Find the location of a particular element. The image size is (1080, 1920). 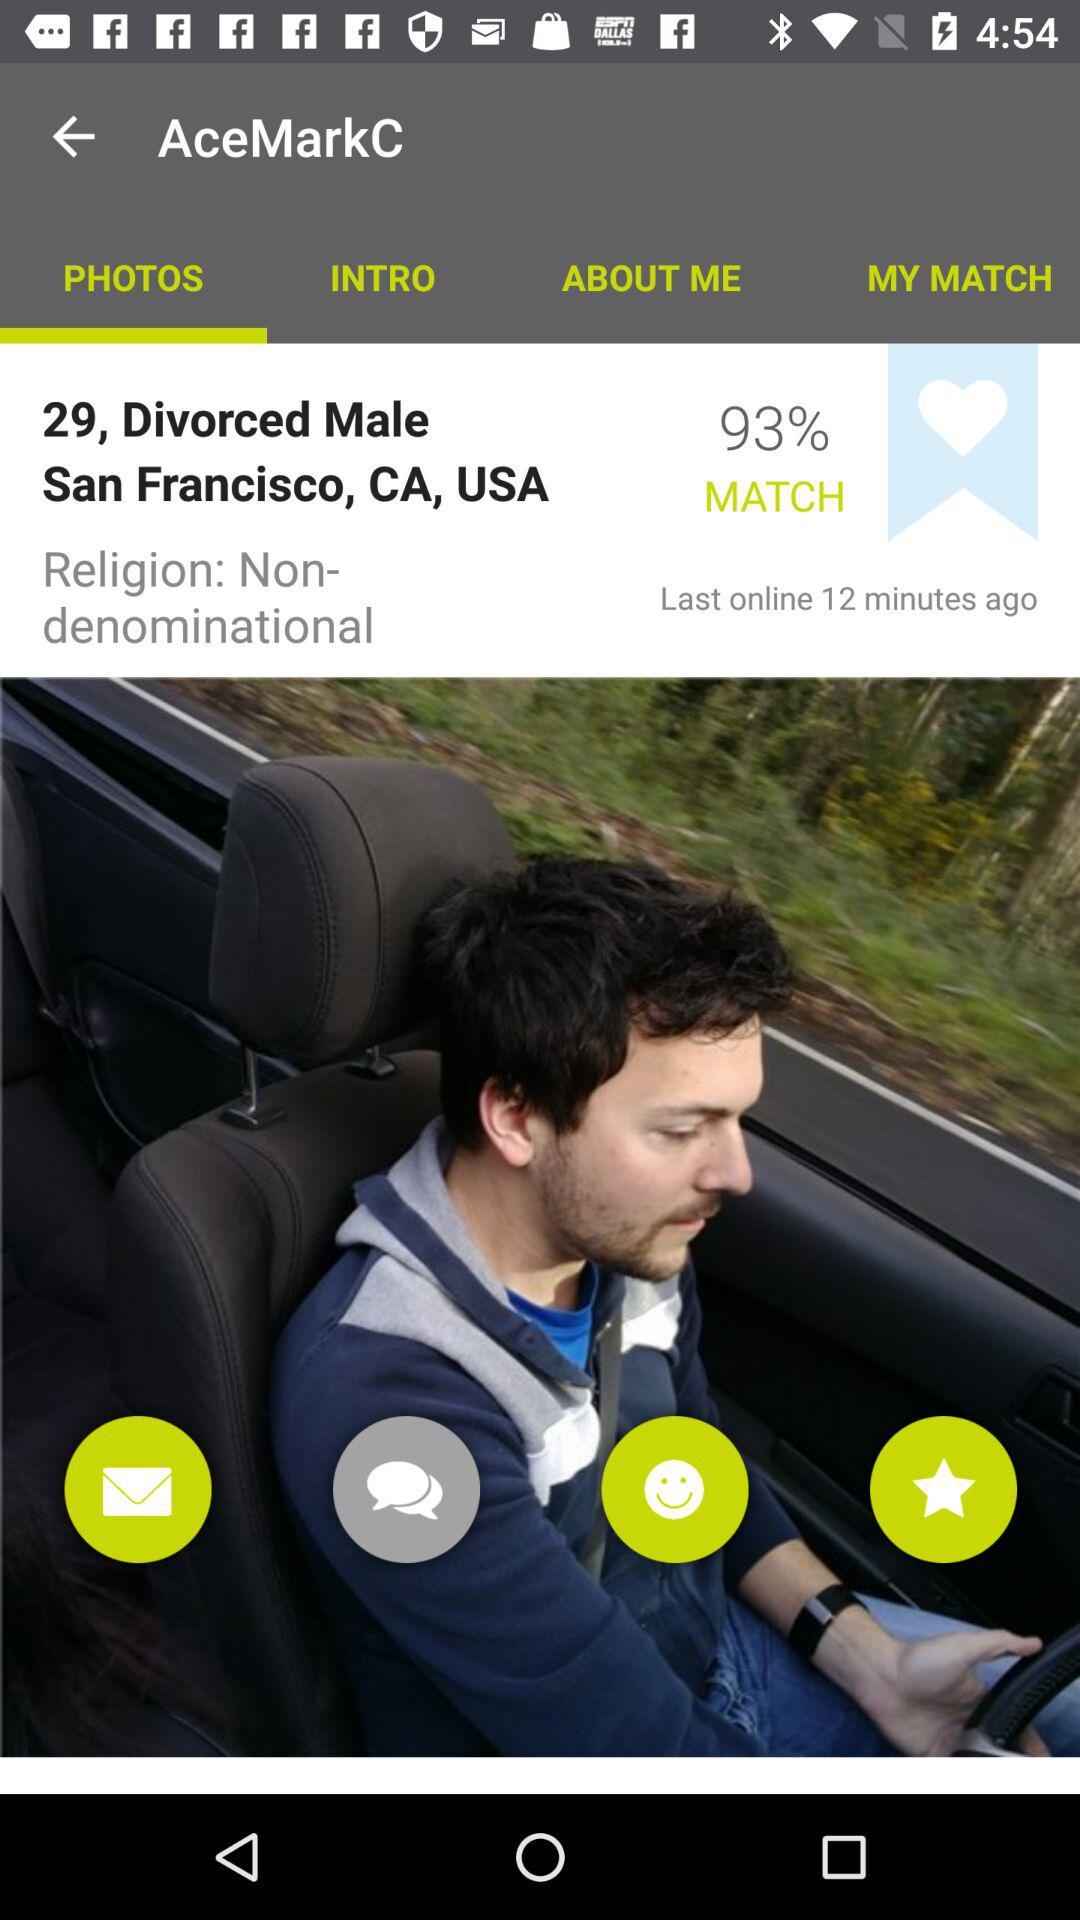

message user is located at coordinates (405, 1489).